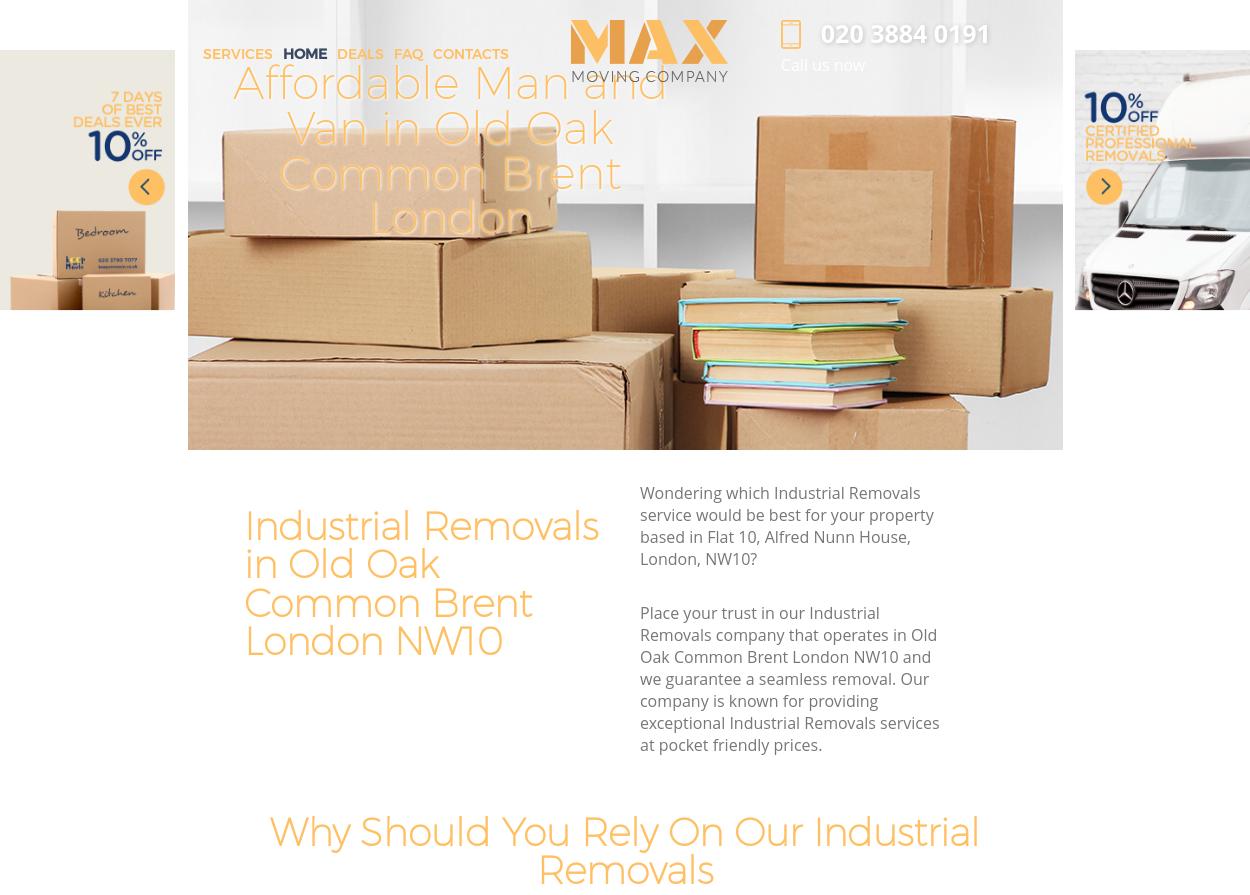 This screenshot has width=1250, height=895. Describe the element at coordinates (745, 150) in the screenshot. I see `'Premier House Removals in Old Oak Common Brent London'` at that location.